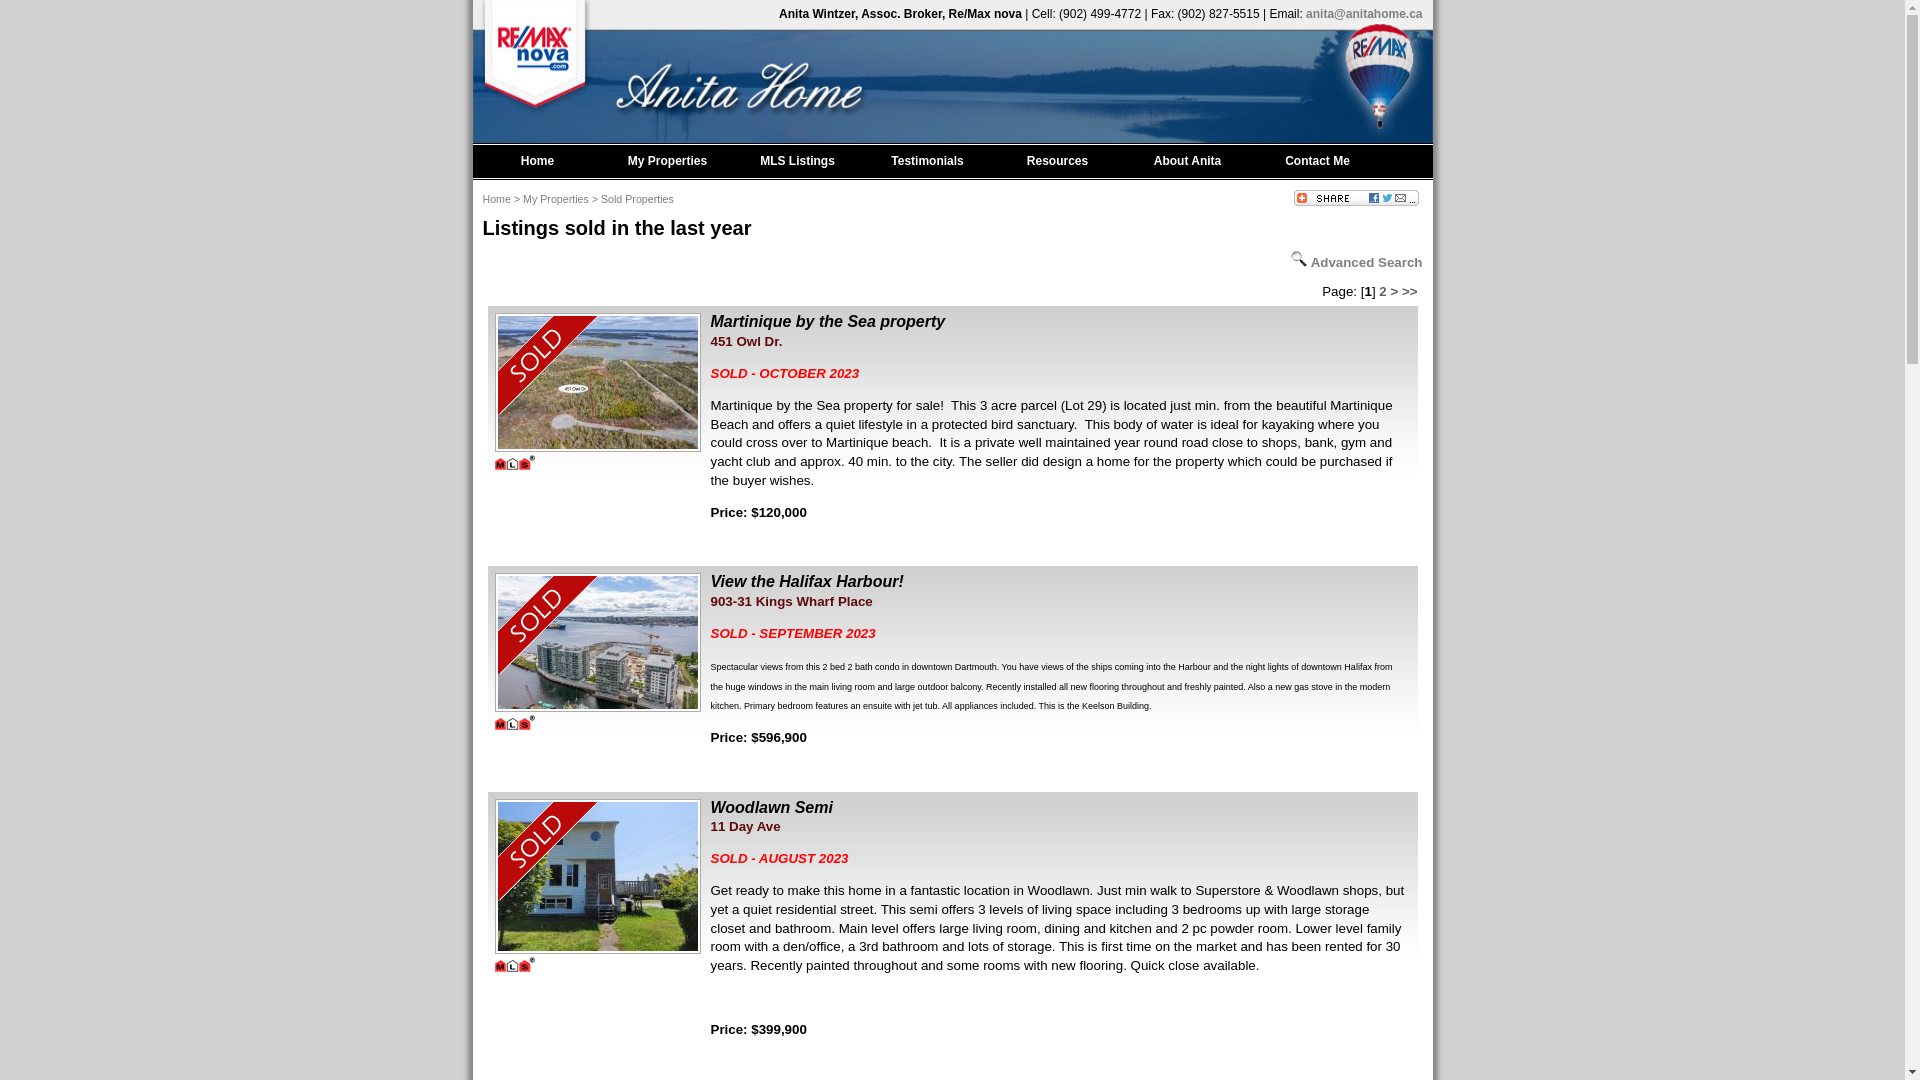 The width and height of the screenshot is (1920, 1080). Describe the element at coordinates (730, 160) in the screenshot. I see `'MLS Listings'` at that location.